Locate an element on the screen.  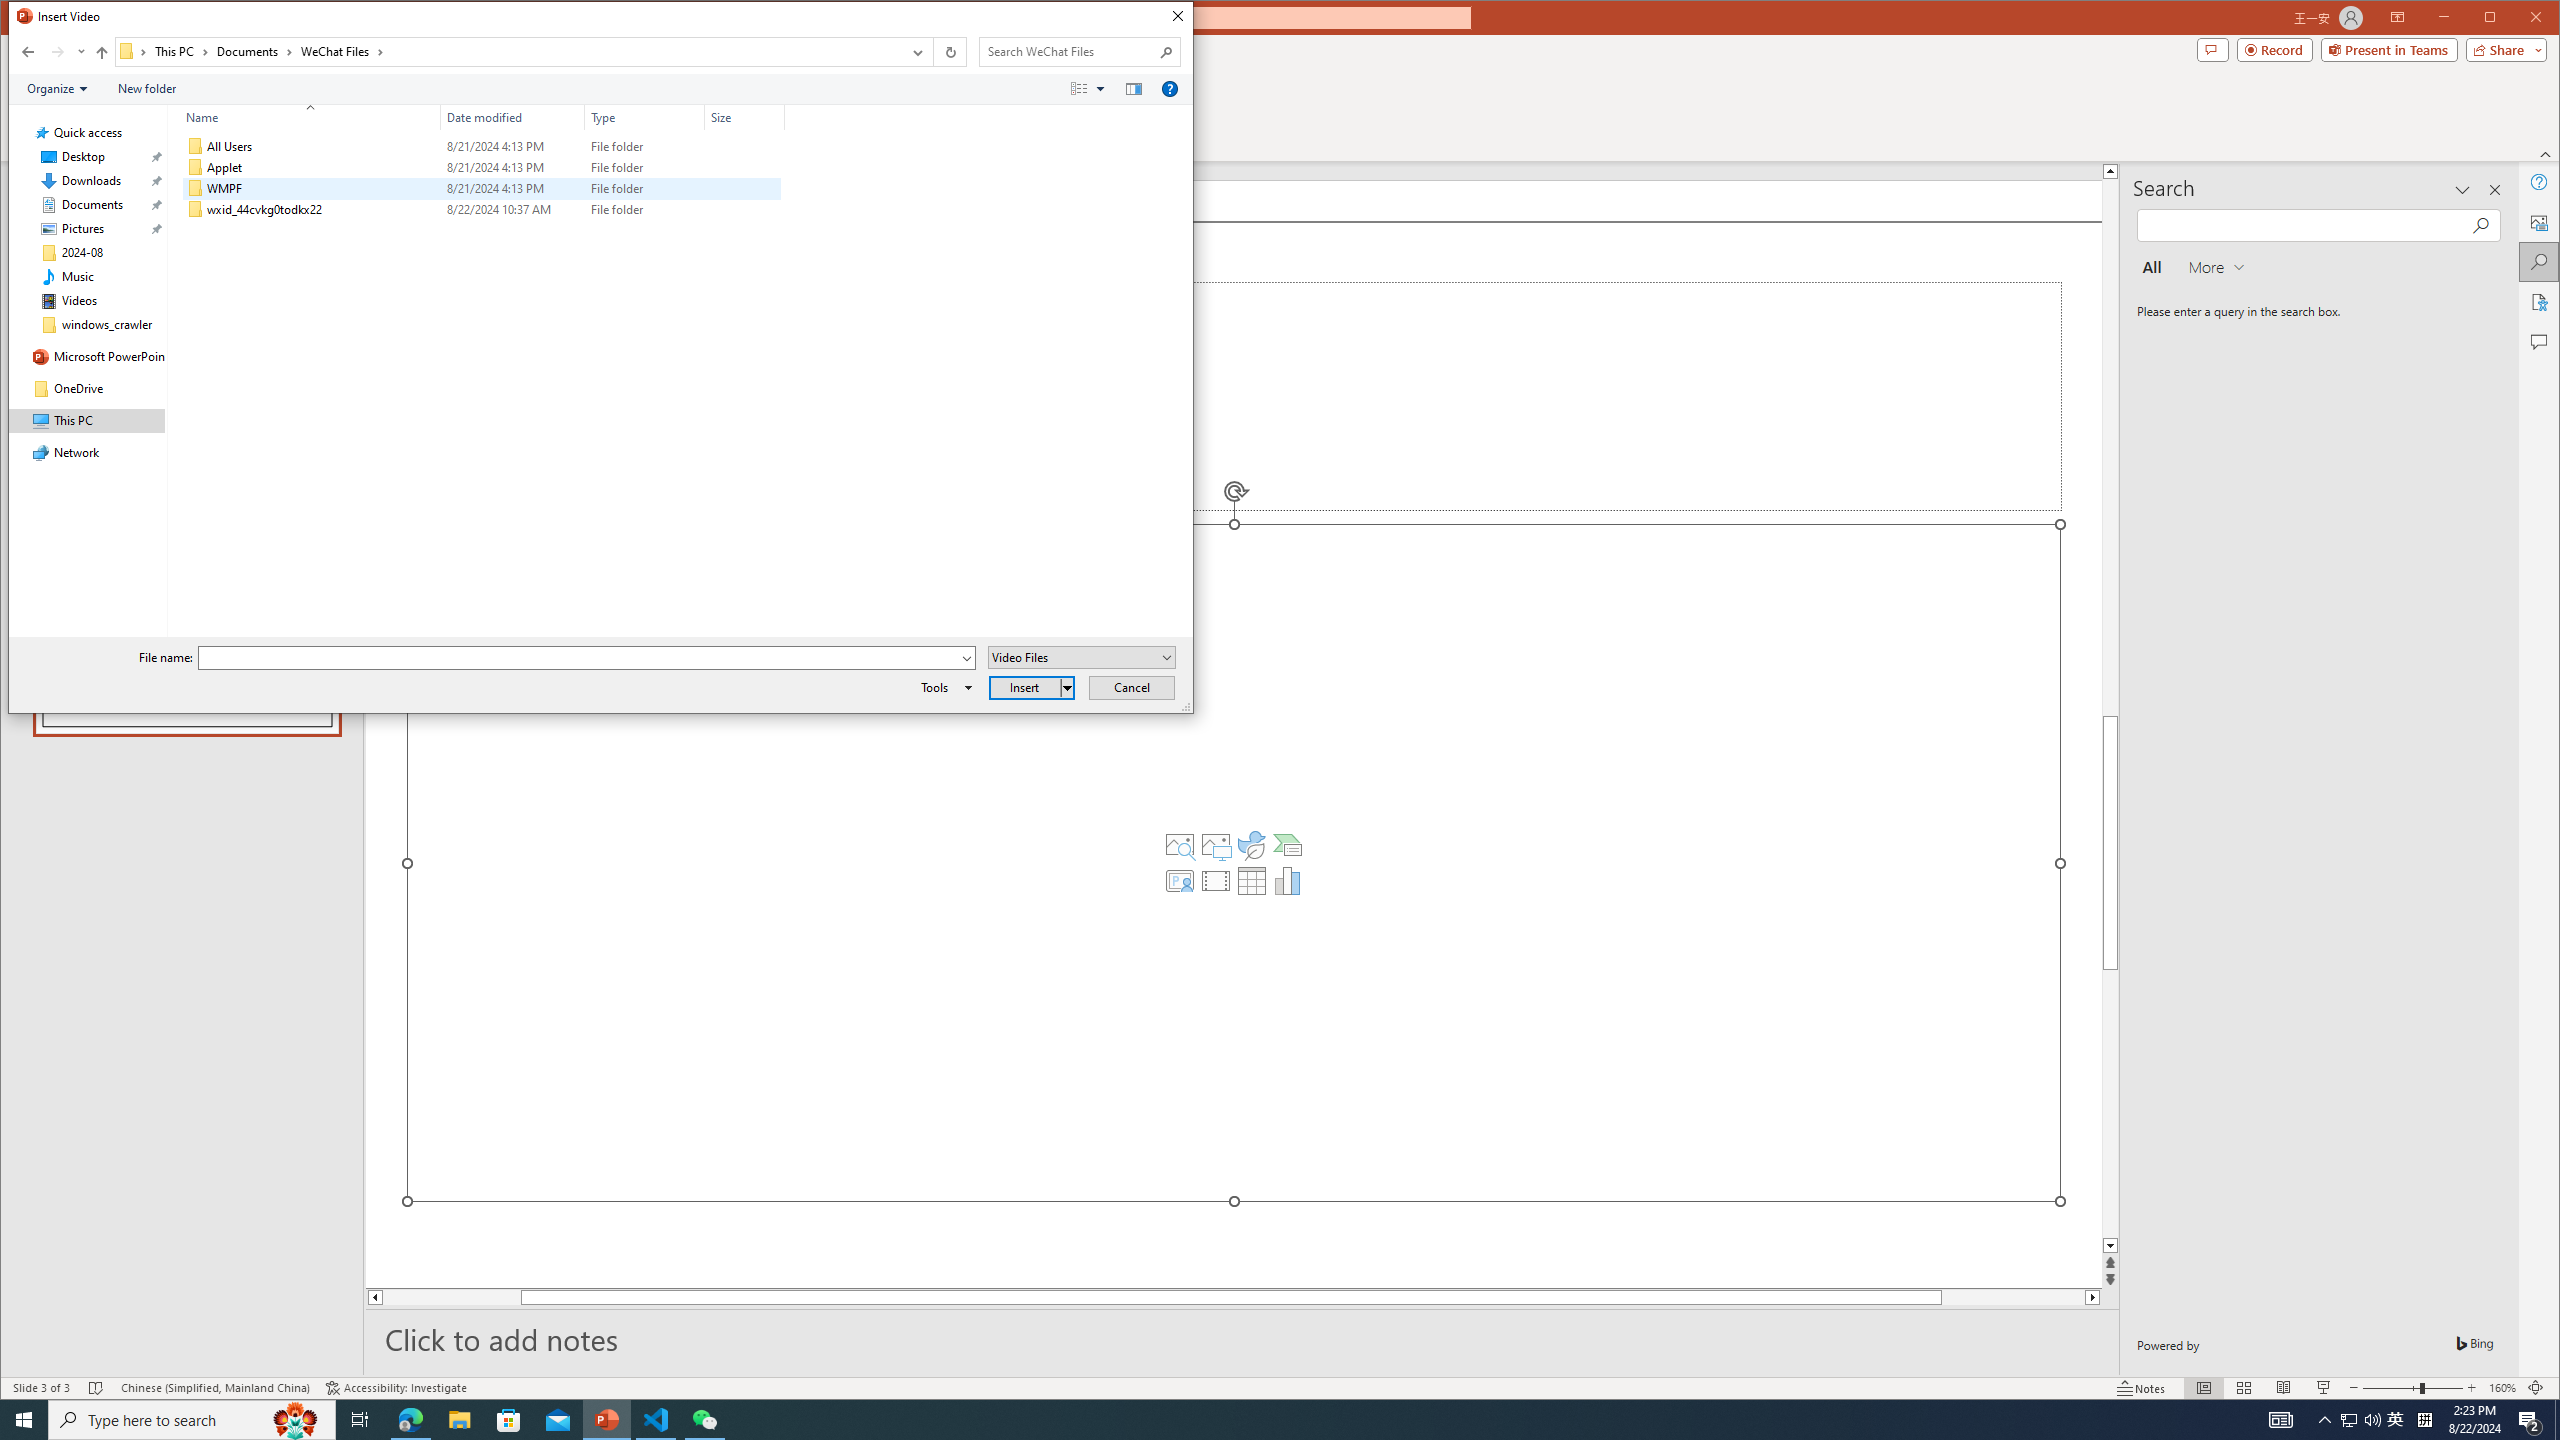
'File name:' is located at coordinates (578, 658).